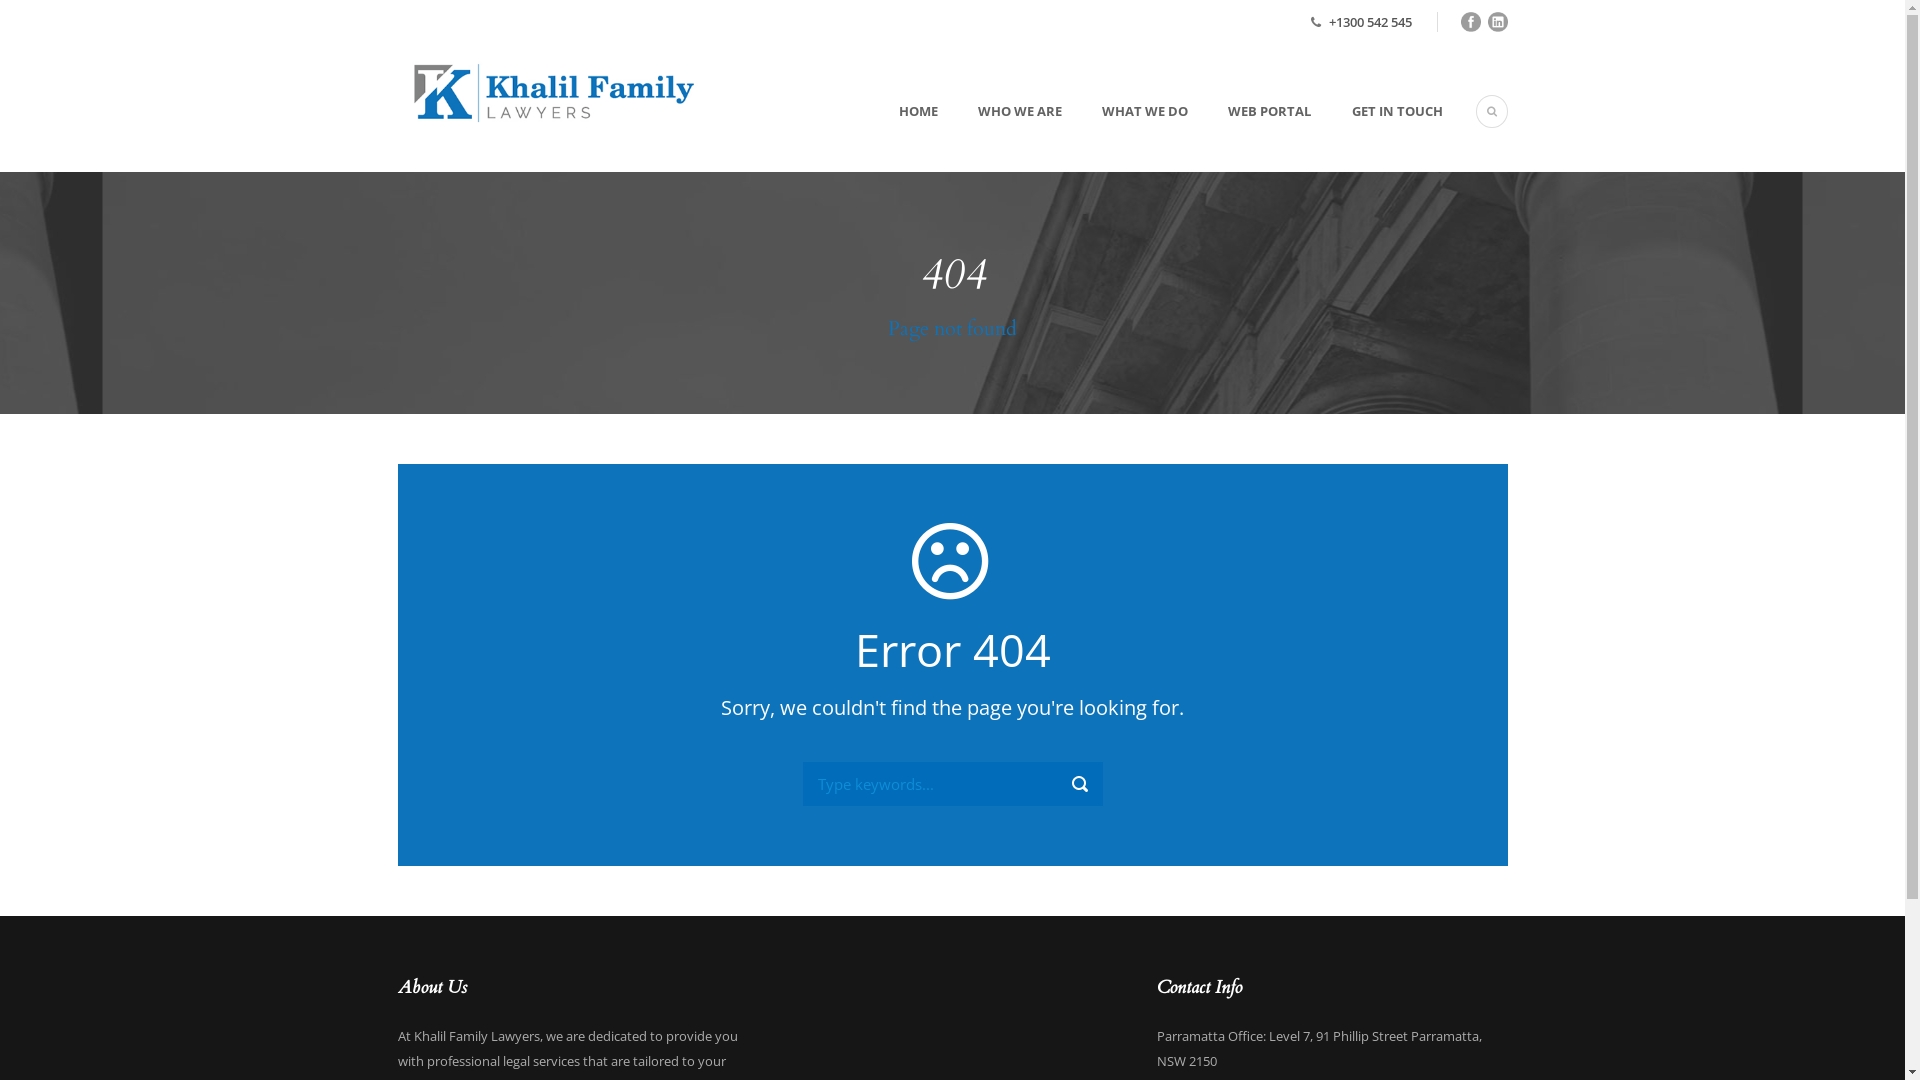  Describe the element at coordinates (885, 135) in the screenshot. I see `'HOME'` at that location.